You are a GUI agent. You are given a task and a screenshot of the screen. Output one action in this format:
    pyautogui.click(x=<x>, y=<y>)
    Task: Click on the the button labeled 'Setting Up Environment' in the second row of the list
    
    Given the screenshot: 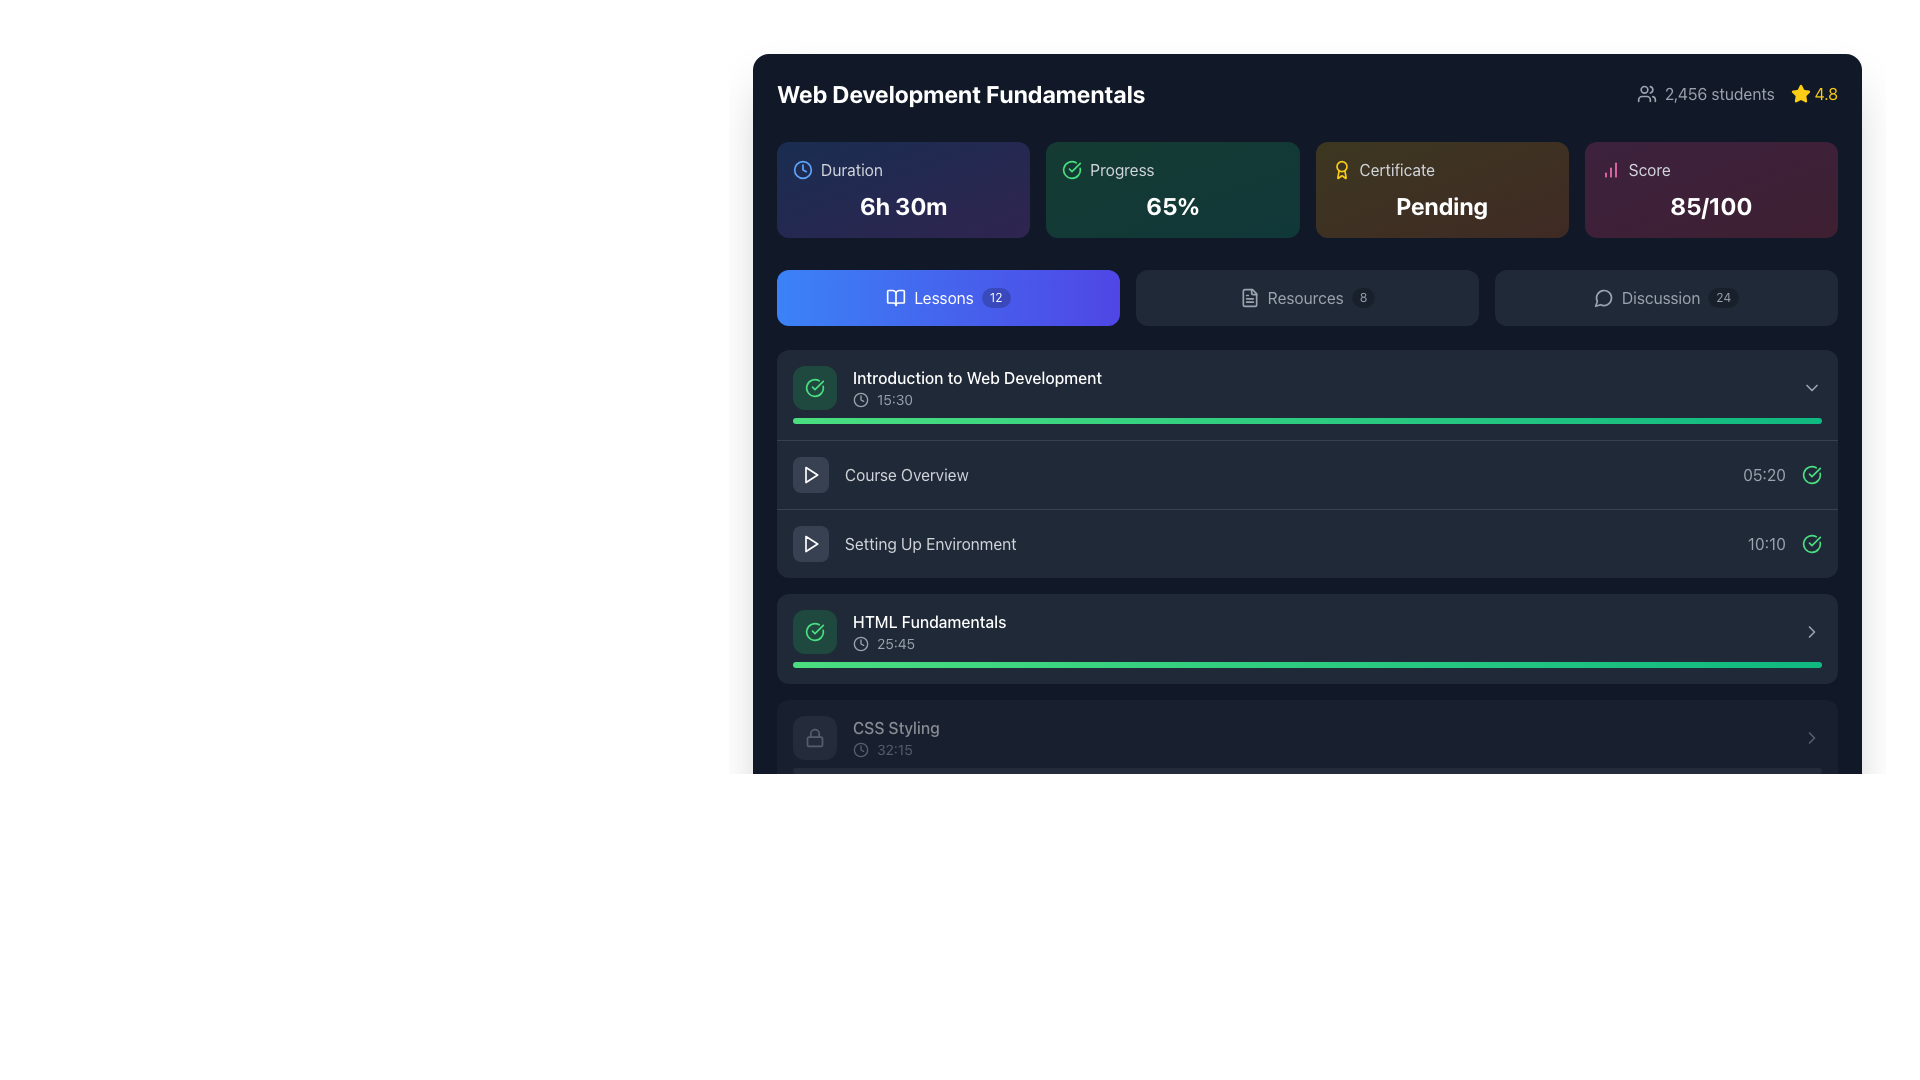 What is the action you would take?
    pyautogui.click(x=1307, y=543)
    